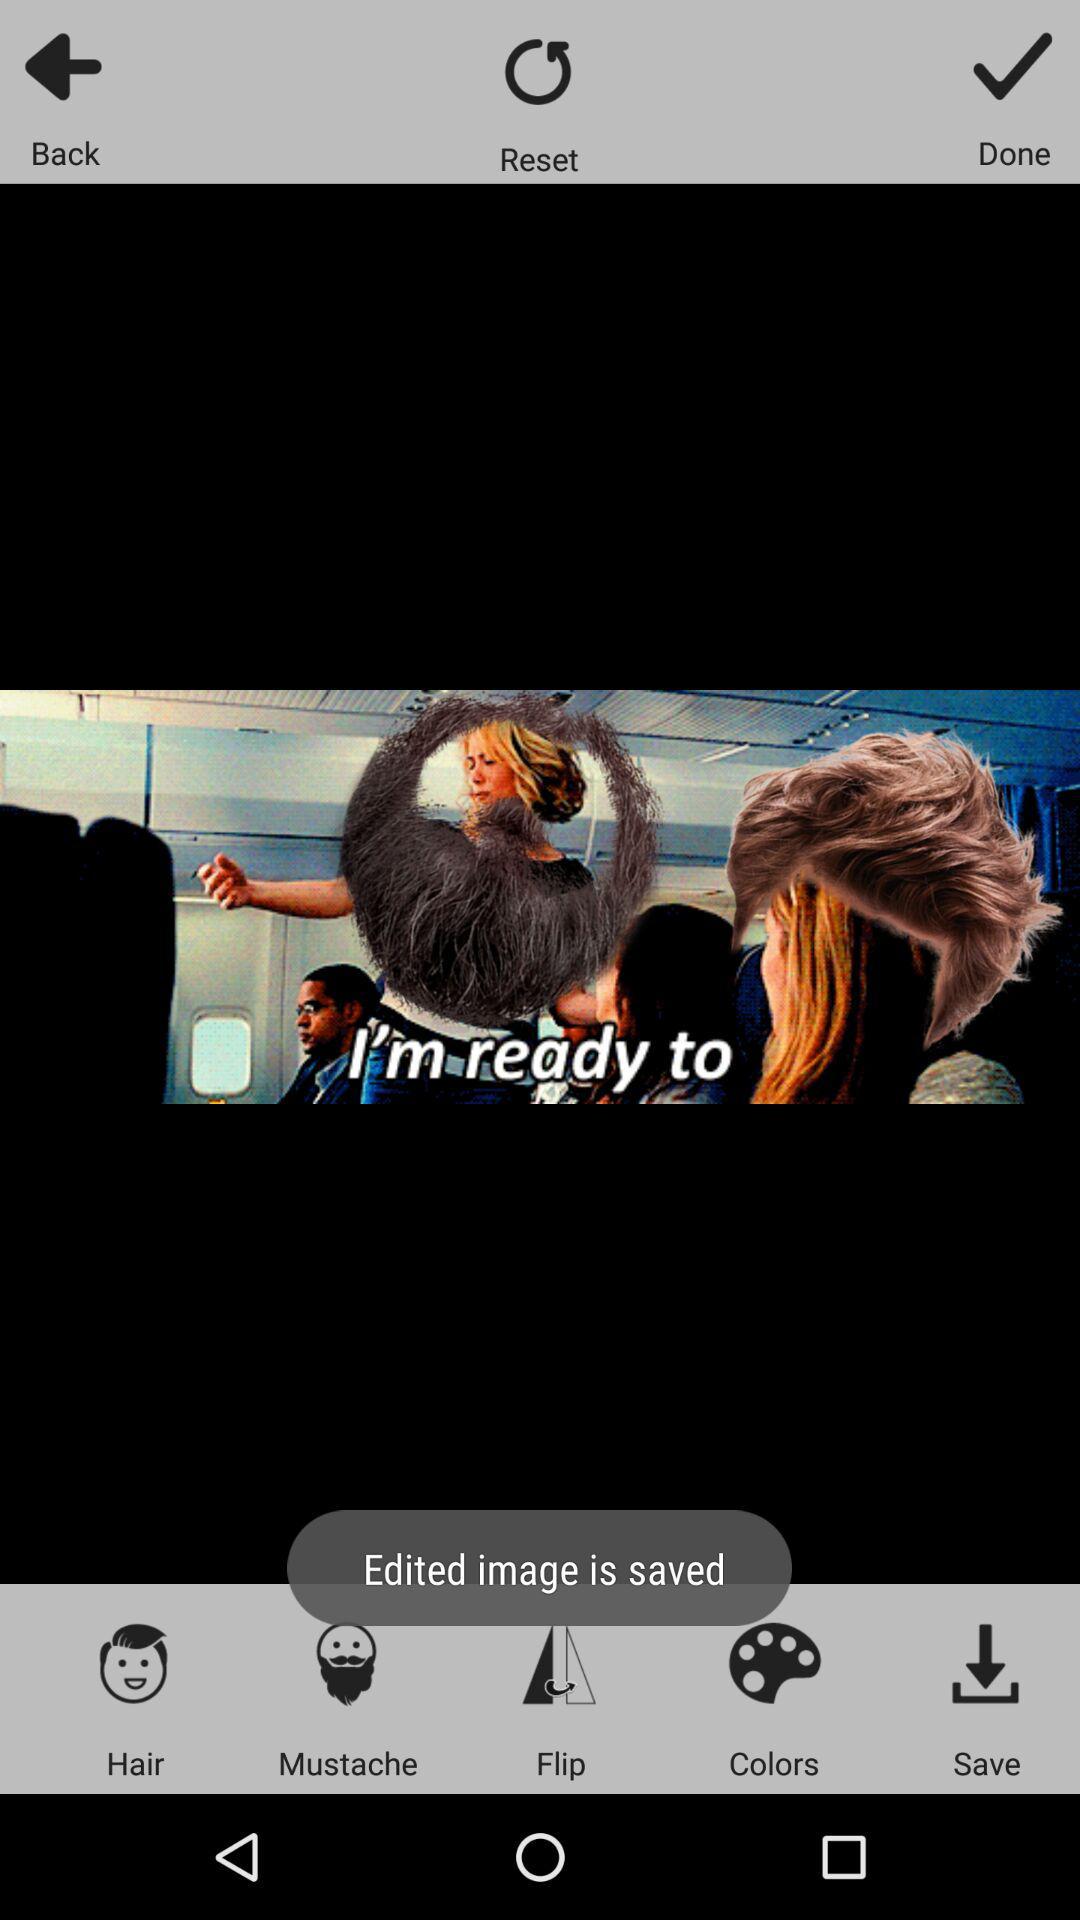 The width and height of the screenshot is (1080, 1920). Describe the element at coordinates (346, 1662) in the screenshot. I see `open moustache customisation menu` at that location.